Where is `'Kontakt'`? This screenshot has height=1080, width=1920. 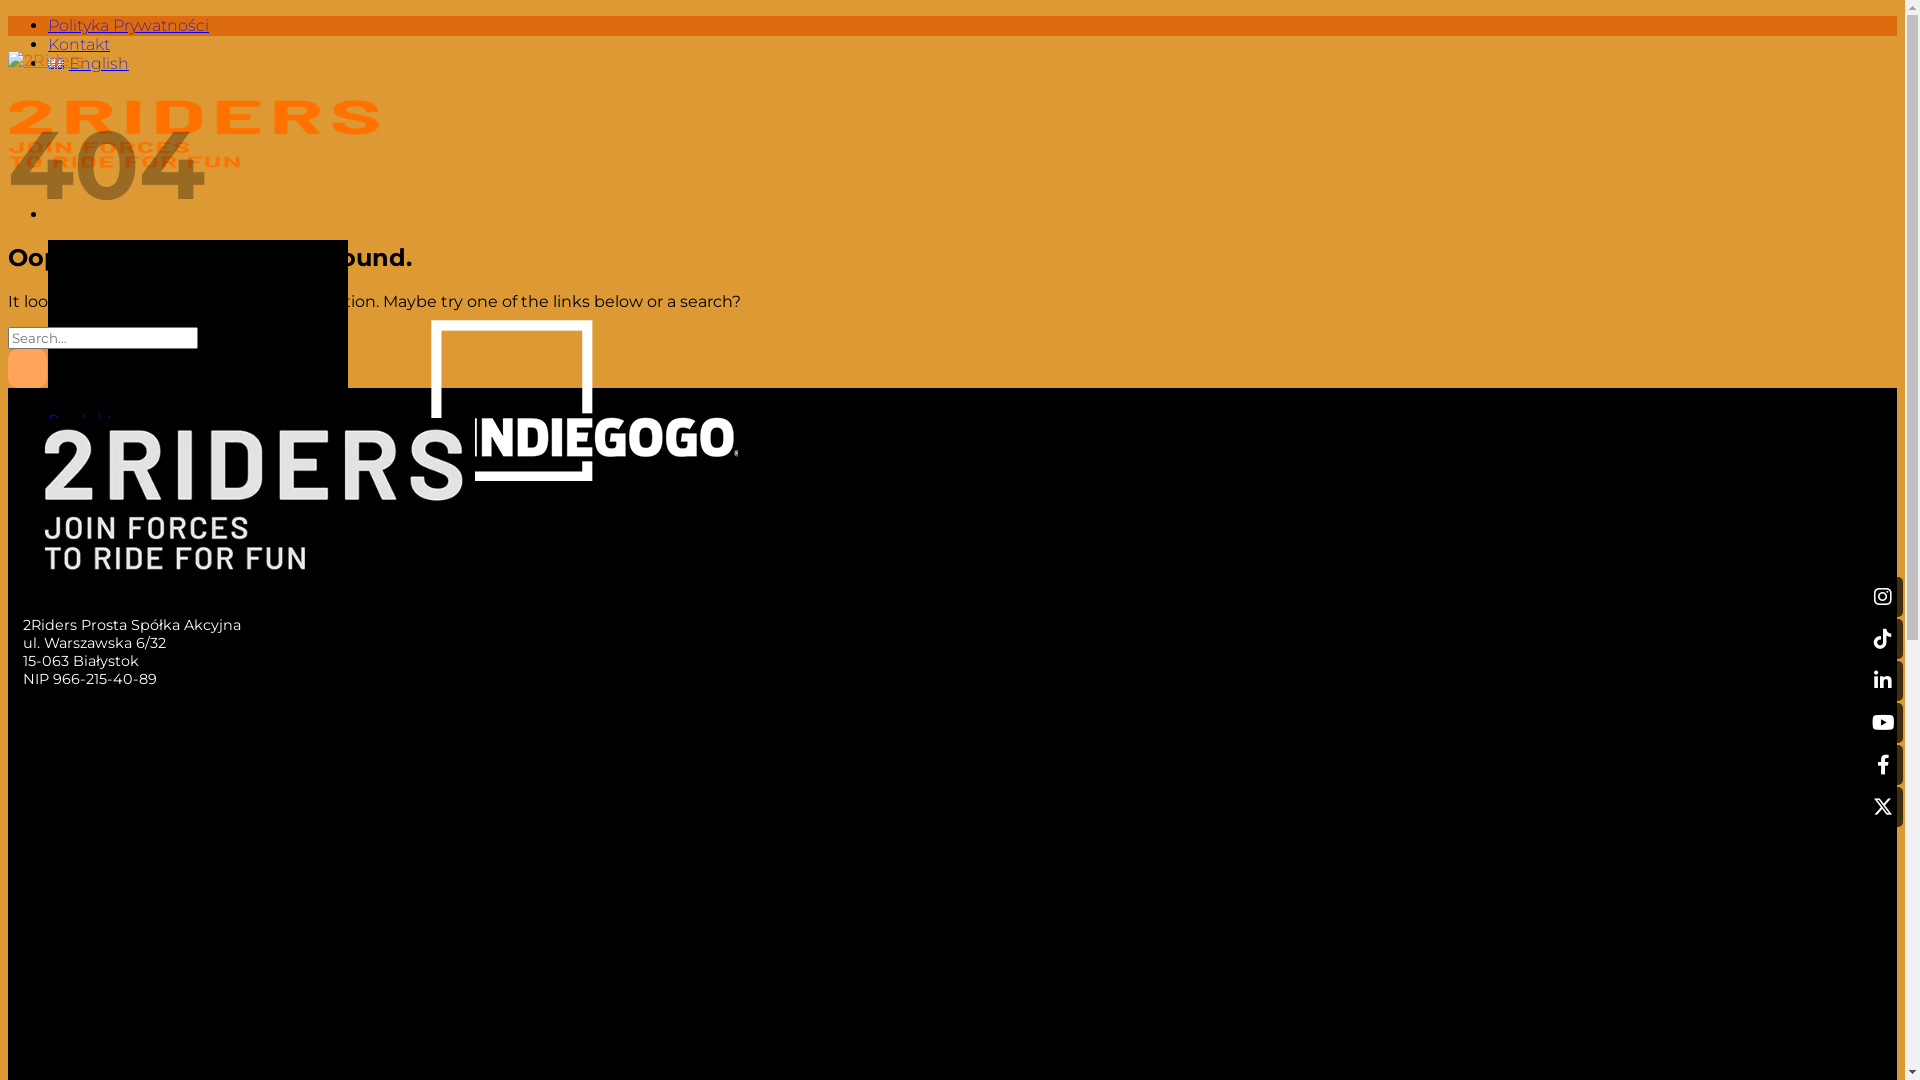
'Kontakt' is located at coordinates (80, 477).